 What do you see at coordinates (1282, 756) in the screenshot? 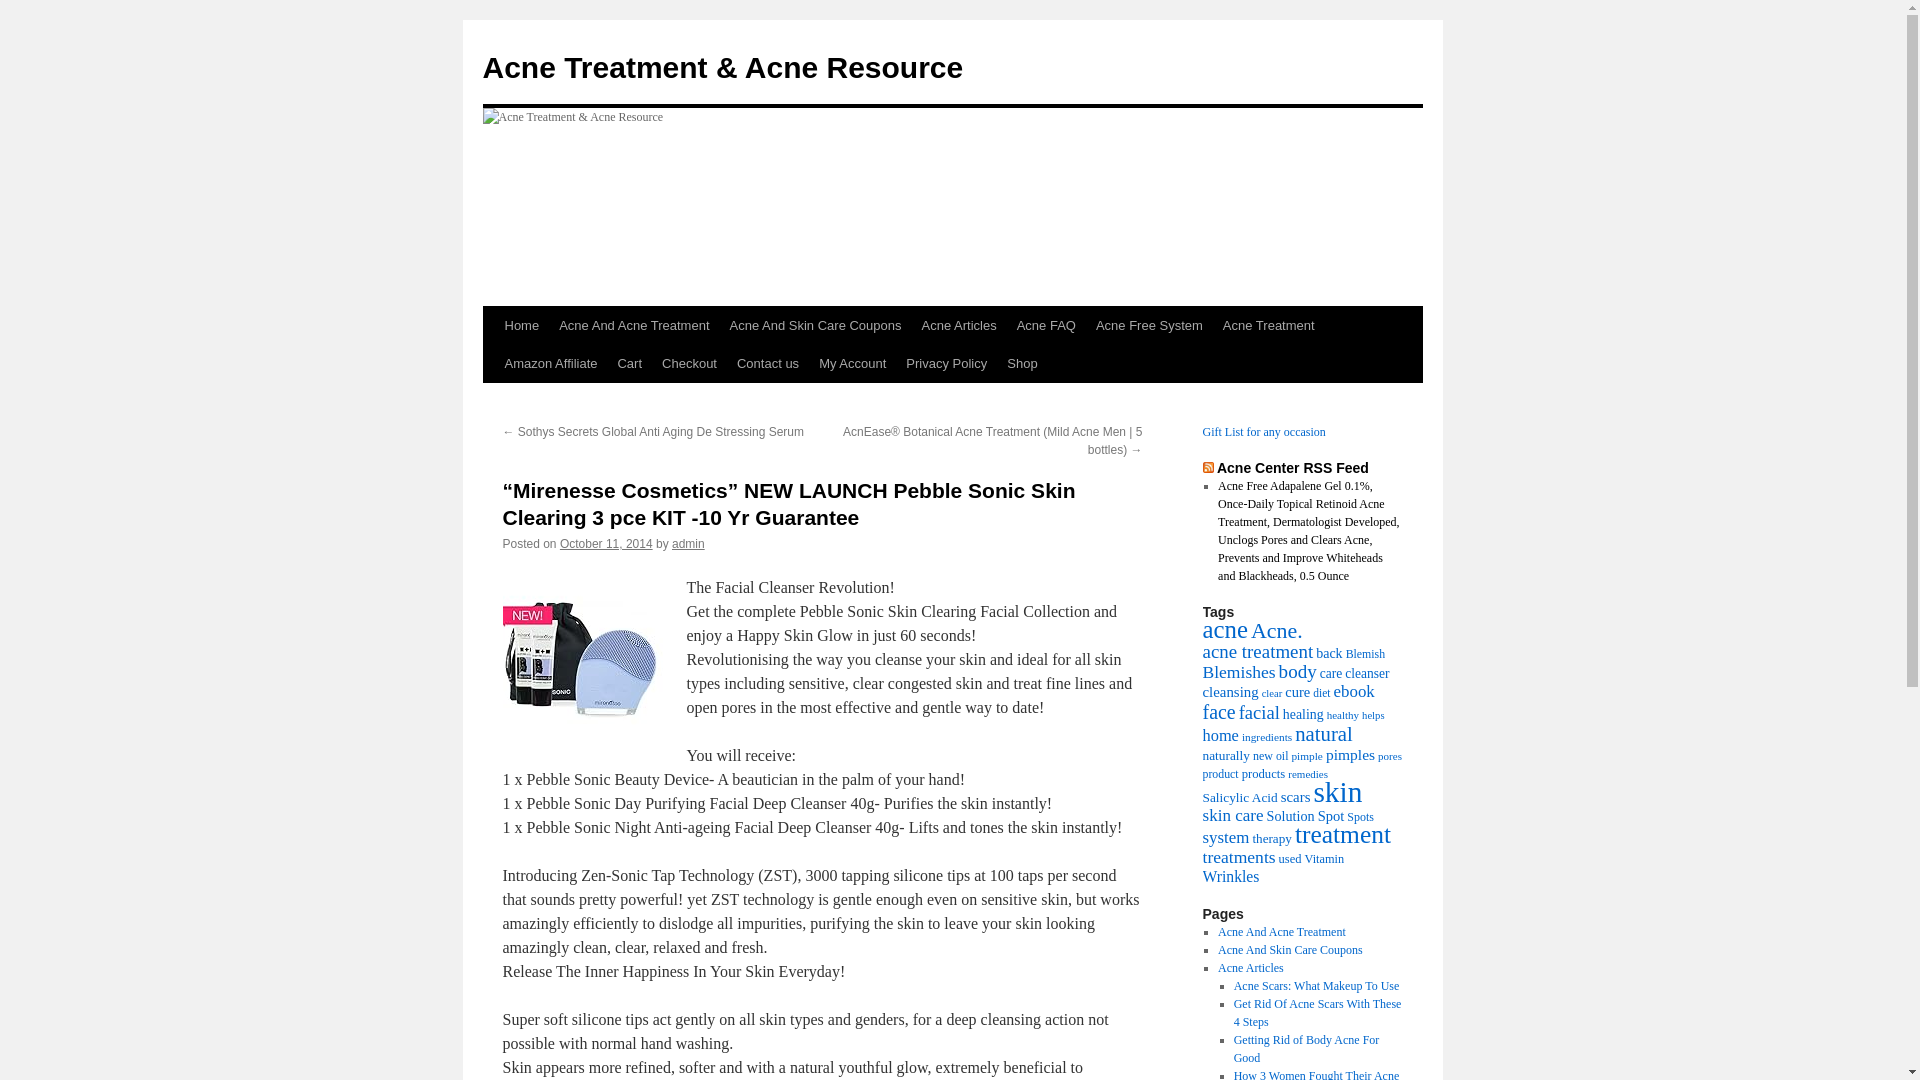
I see `'oil'` at bounding box center [1282, 756].